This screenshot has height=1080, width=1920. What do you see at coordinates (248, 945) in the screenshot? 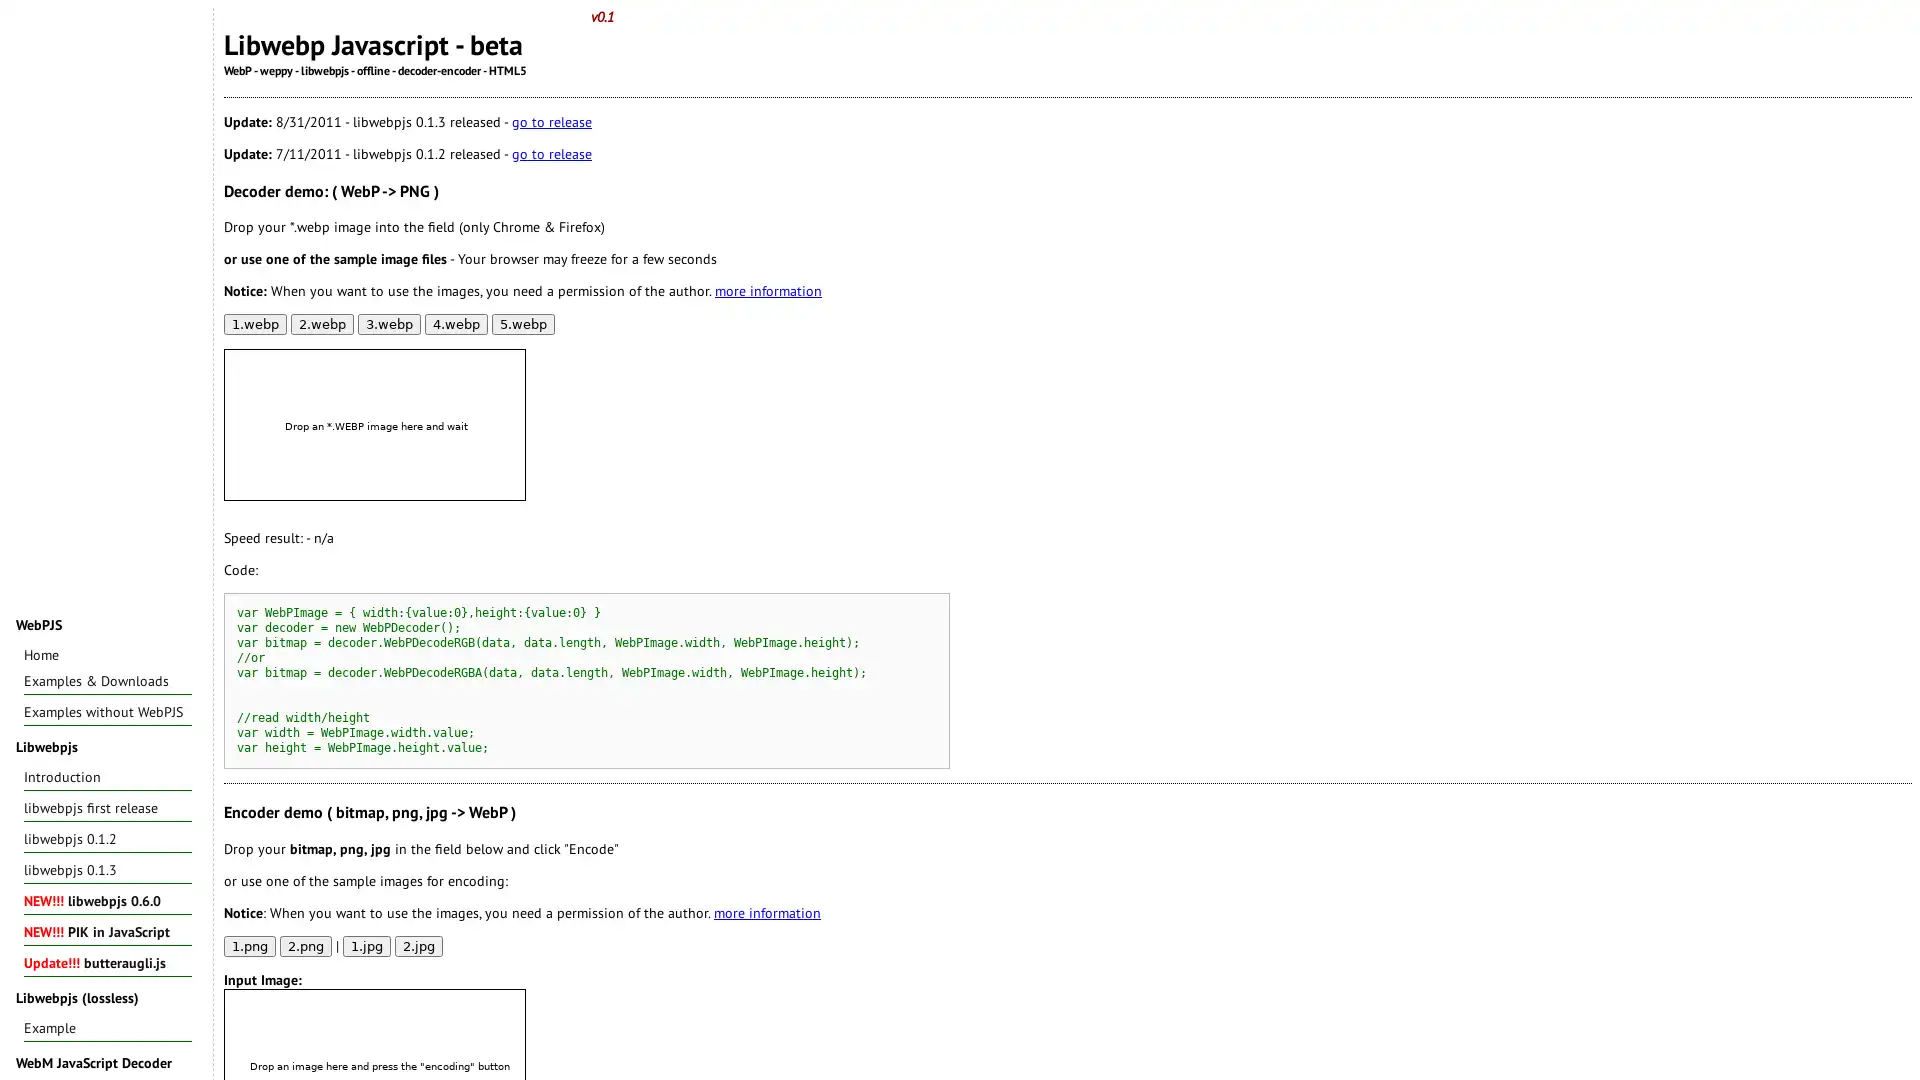
I see `1.png` at bounding box center [248, 945].